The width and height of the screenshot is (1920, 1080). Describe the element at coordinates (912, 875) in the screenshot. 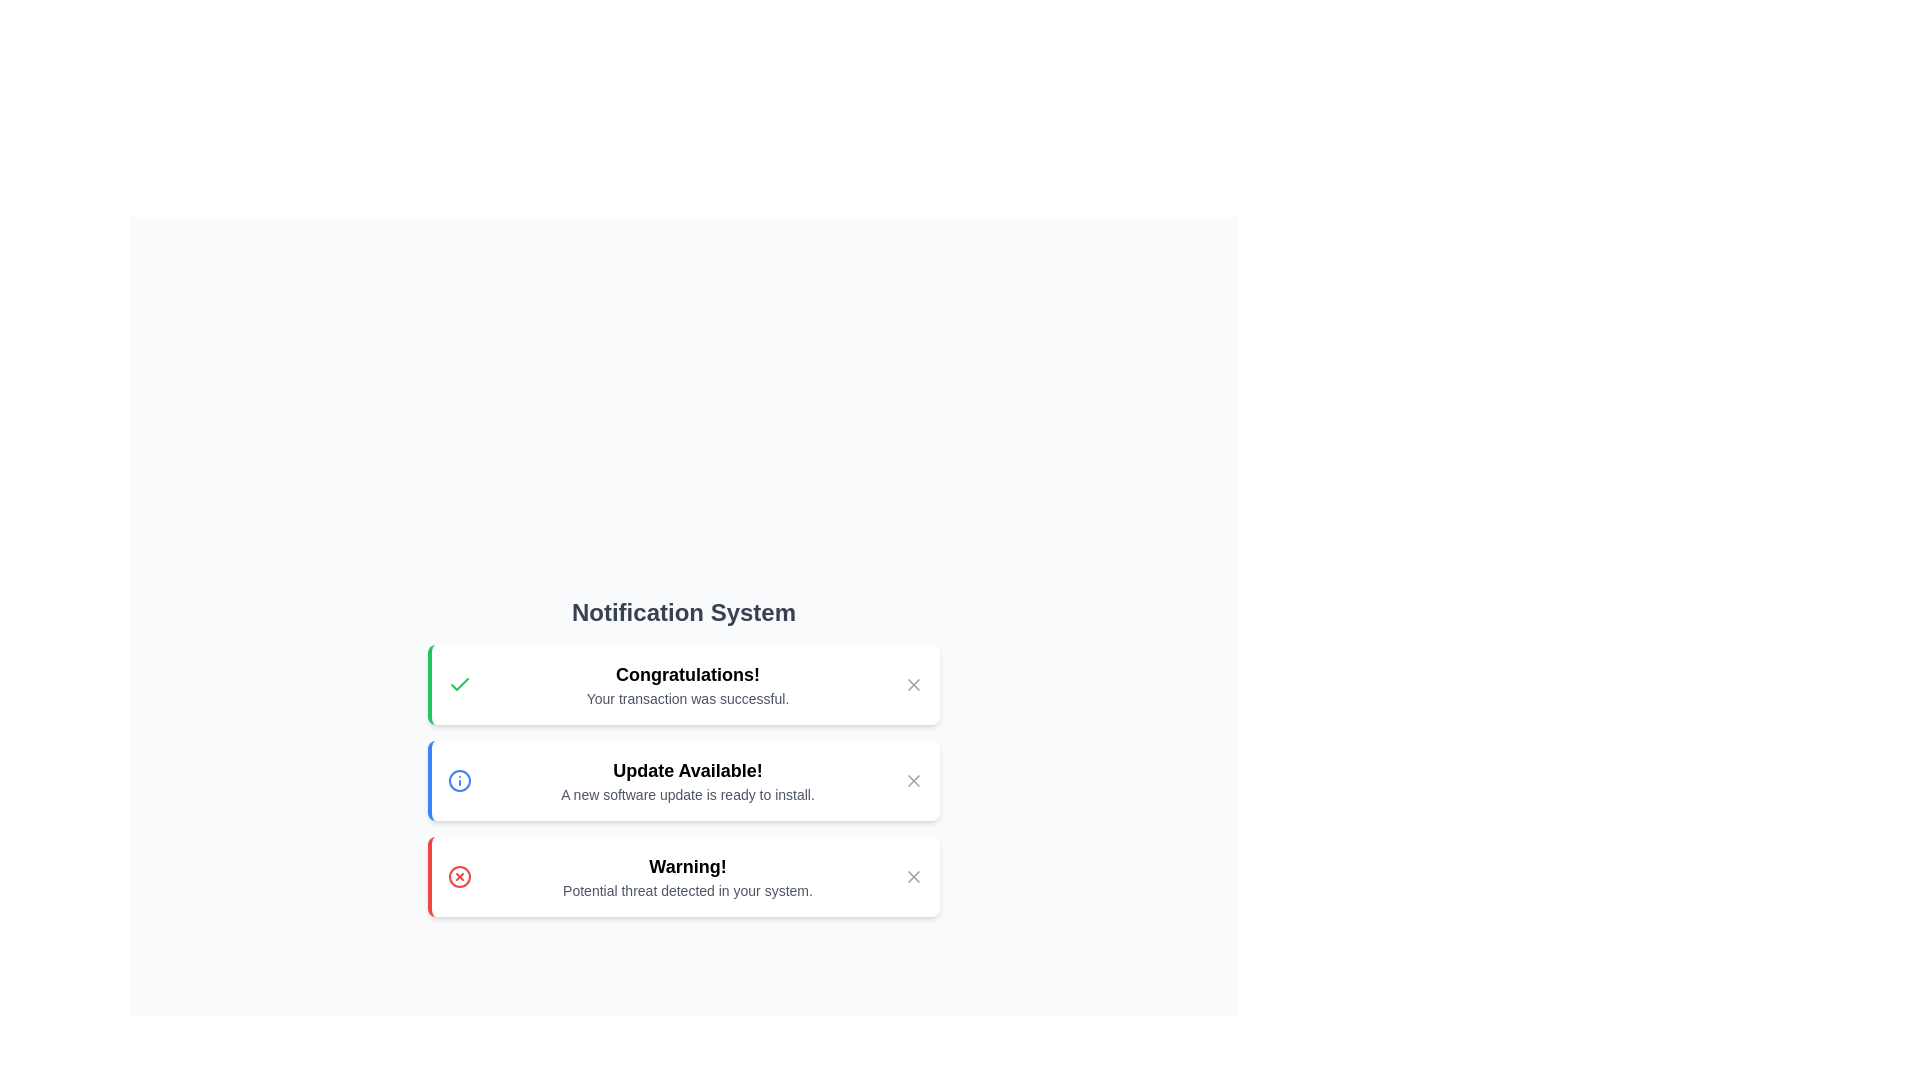

I see `the third 'X' icon in the warning notification box` at that location.